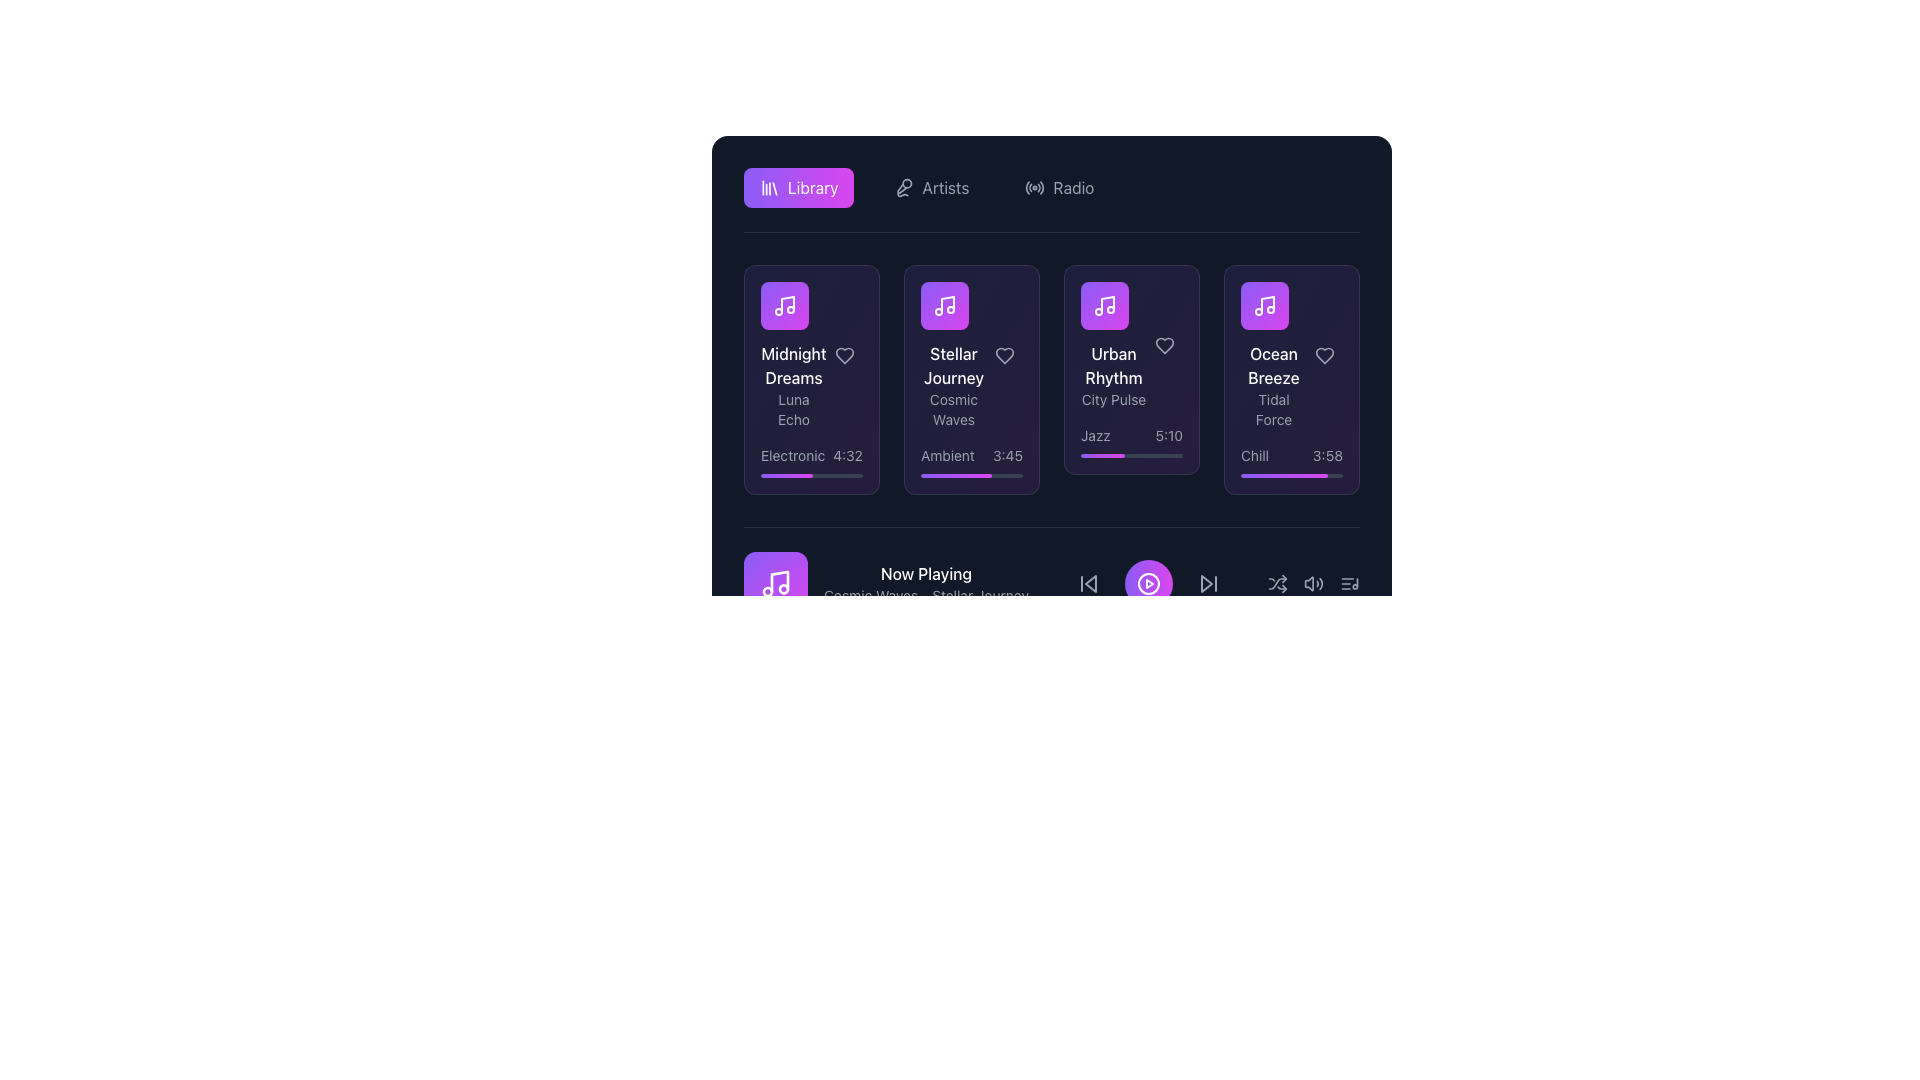 The height and width of the screenshot is (1080, 1920). Describe the element at coordinates (1004, 354) in the screenshot. I see `the favorite button located on the 'Stellar Journey' card` at that location.